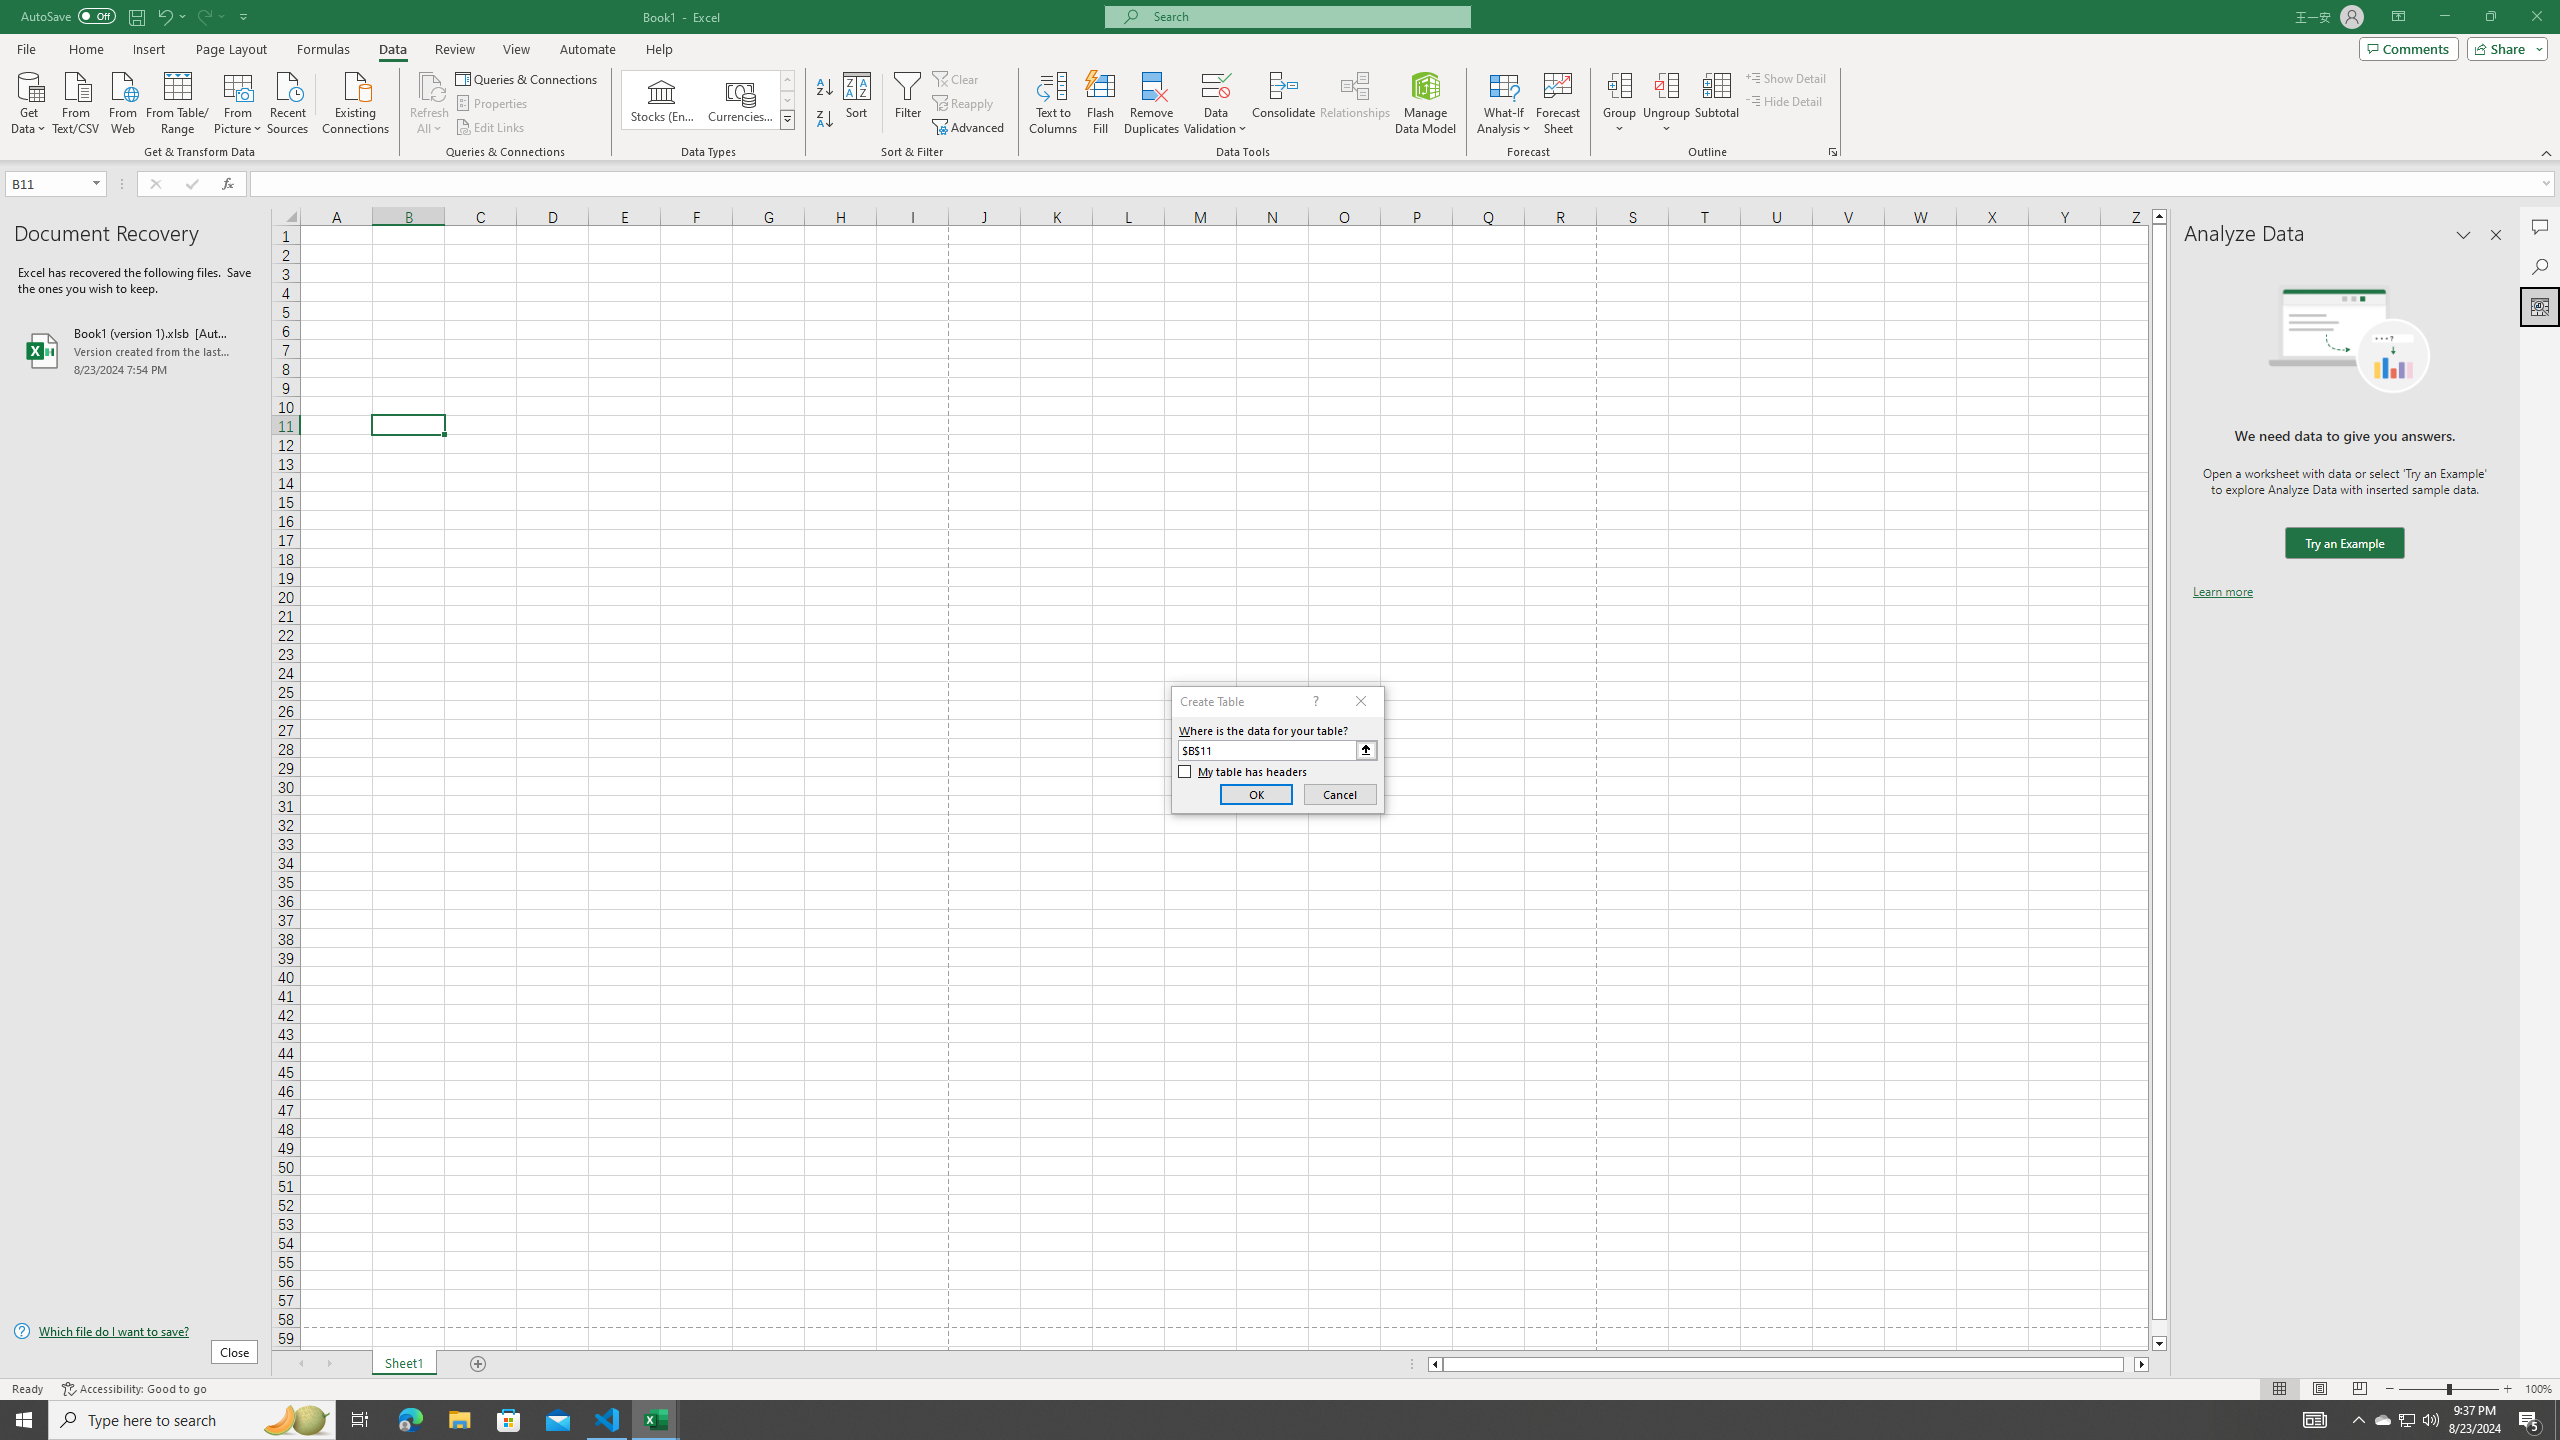 The width and height of the screenshot is (2560, 1440). What do you see at coordinates (1666, 103) in the screenshot?
I see `'Ungroup...'` at bounding box center [1666, 103].